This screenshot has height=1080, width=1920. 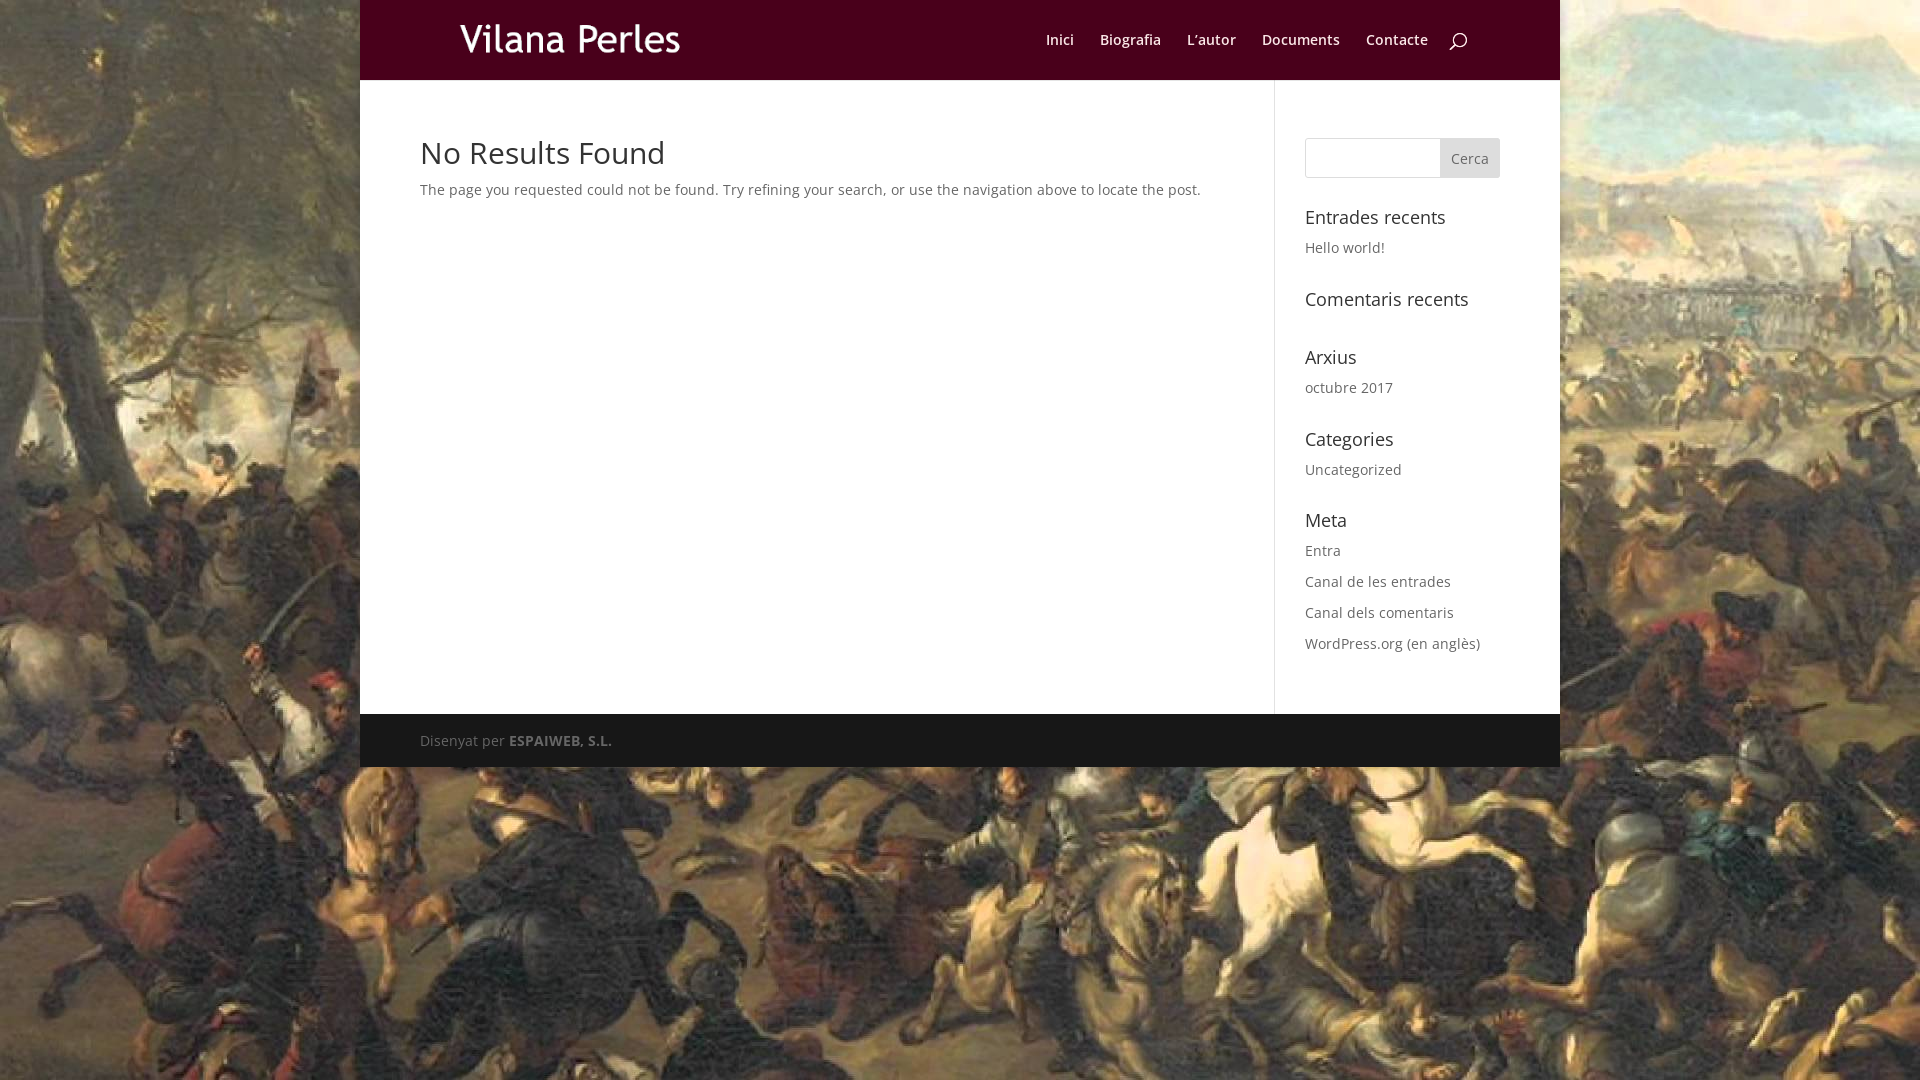 What do you see at coordinates (1344, 246) in the screenshot?
I see `'Hello world!'` at bounding box center [1344, 246].